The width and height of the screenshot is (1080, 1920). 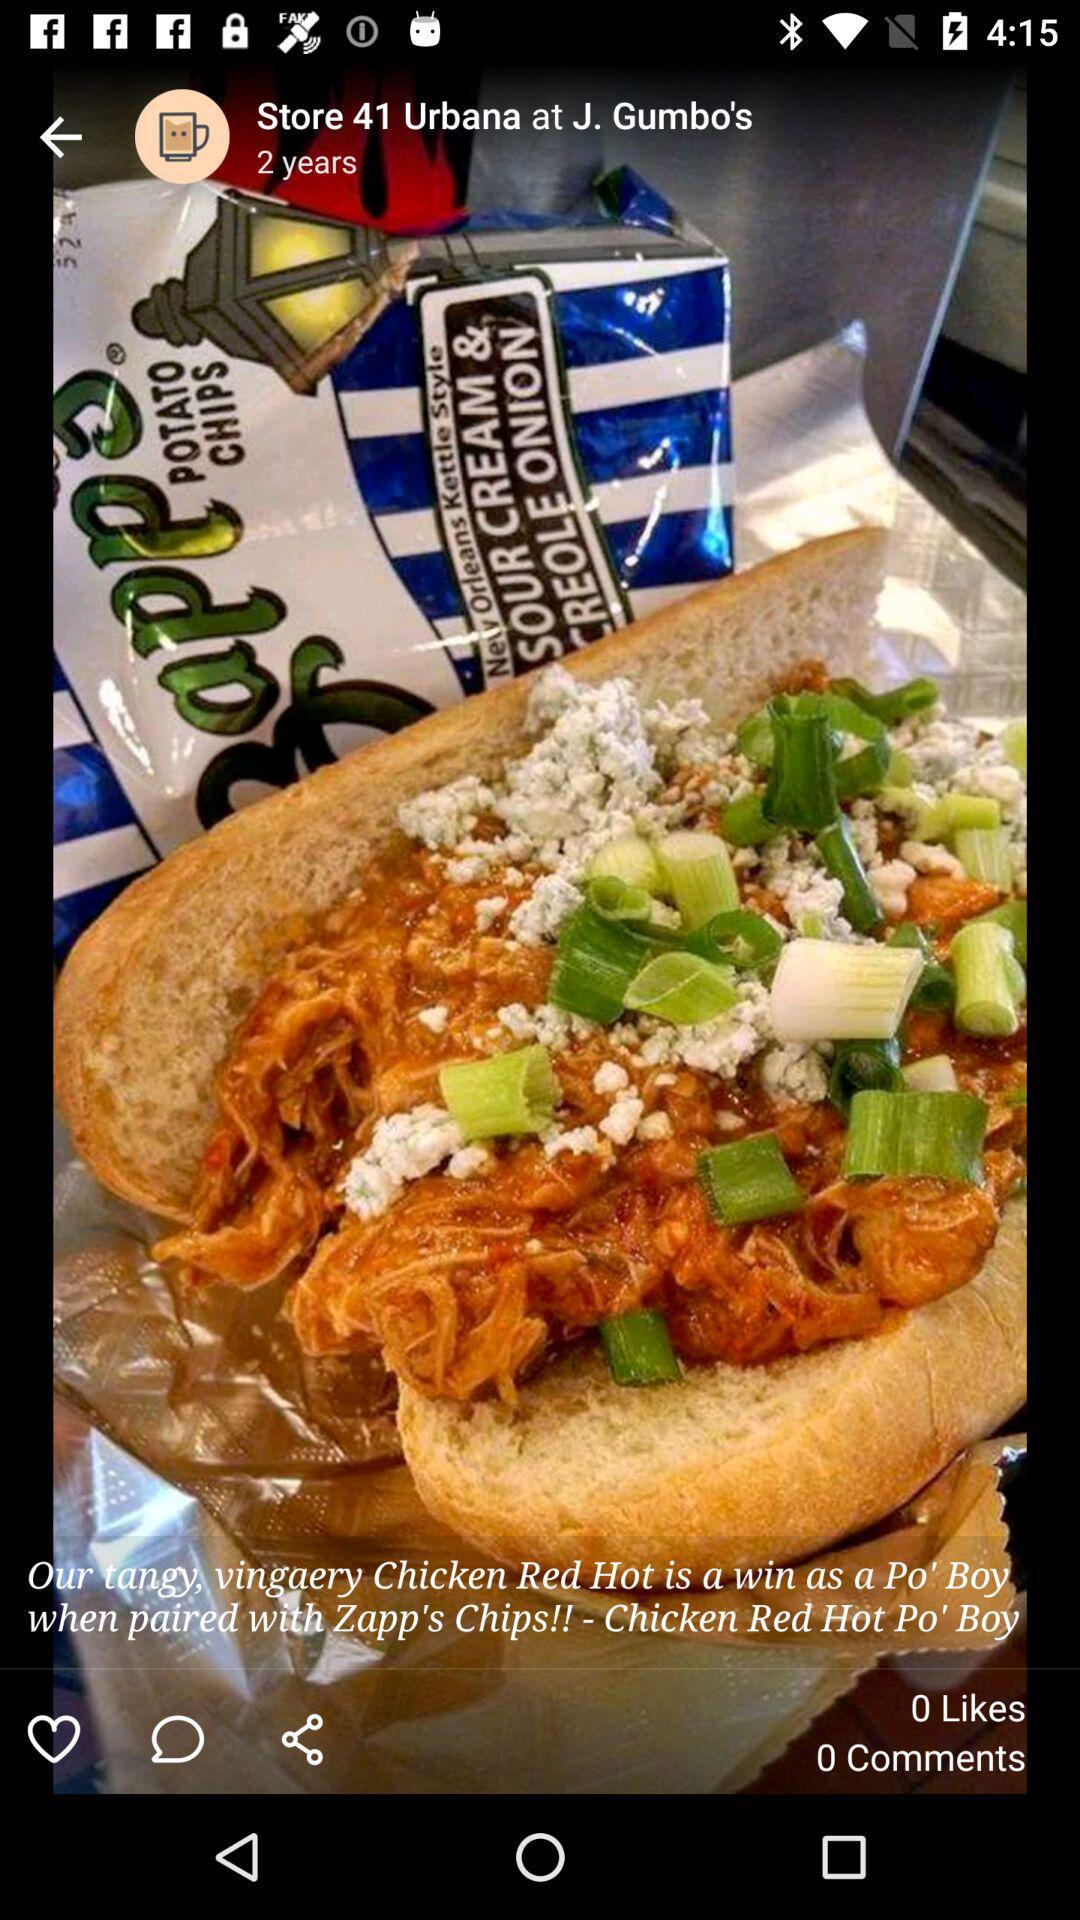 I want to click on the item next to 0 comments, so click(x=302, y=1737).